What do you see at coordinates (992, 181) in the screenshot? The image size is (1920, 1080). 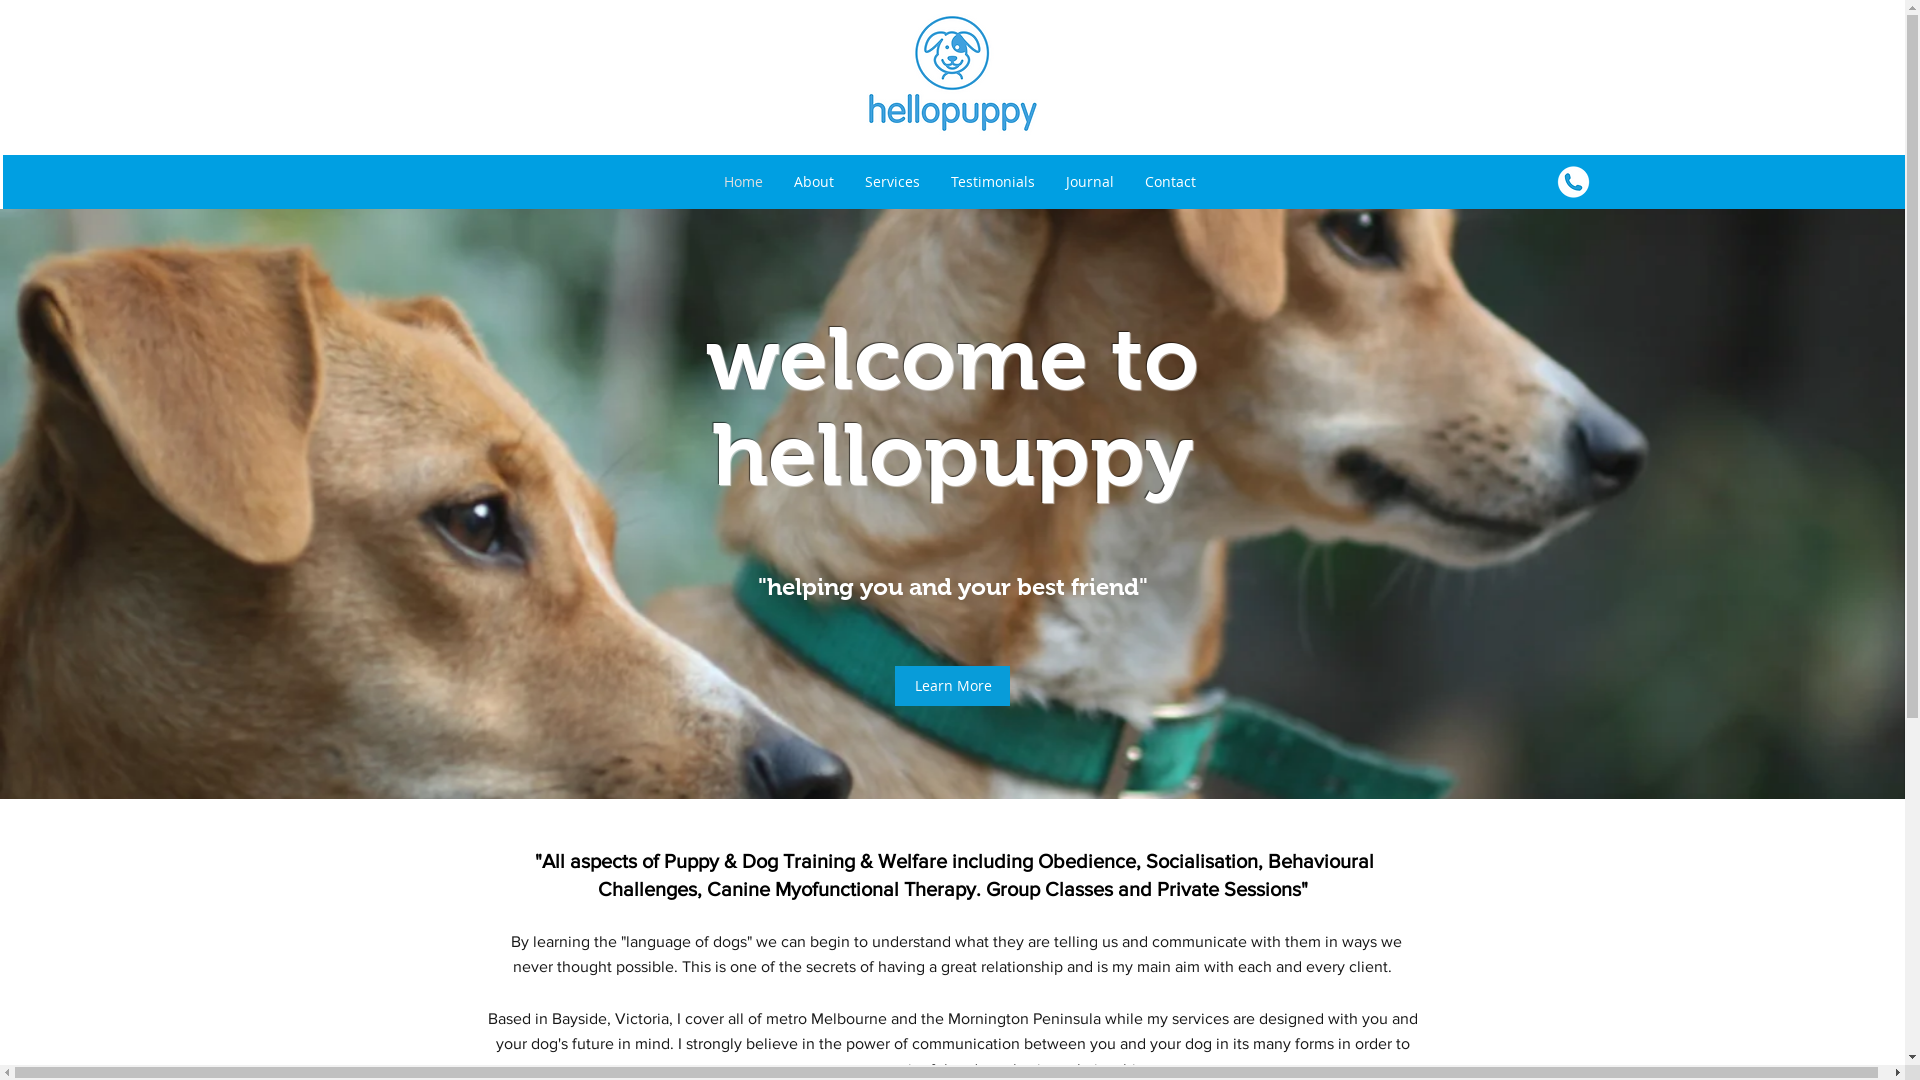 I see `'Testimonials'` at bounding box center [992, 181].